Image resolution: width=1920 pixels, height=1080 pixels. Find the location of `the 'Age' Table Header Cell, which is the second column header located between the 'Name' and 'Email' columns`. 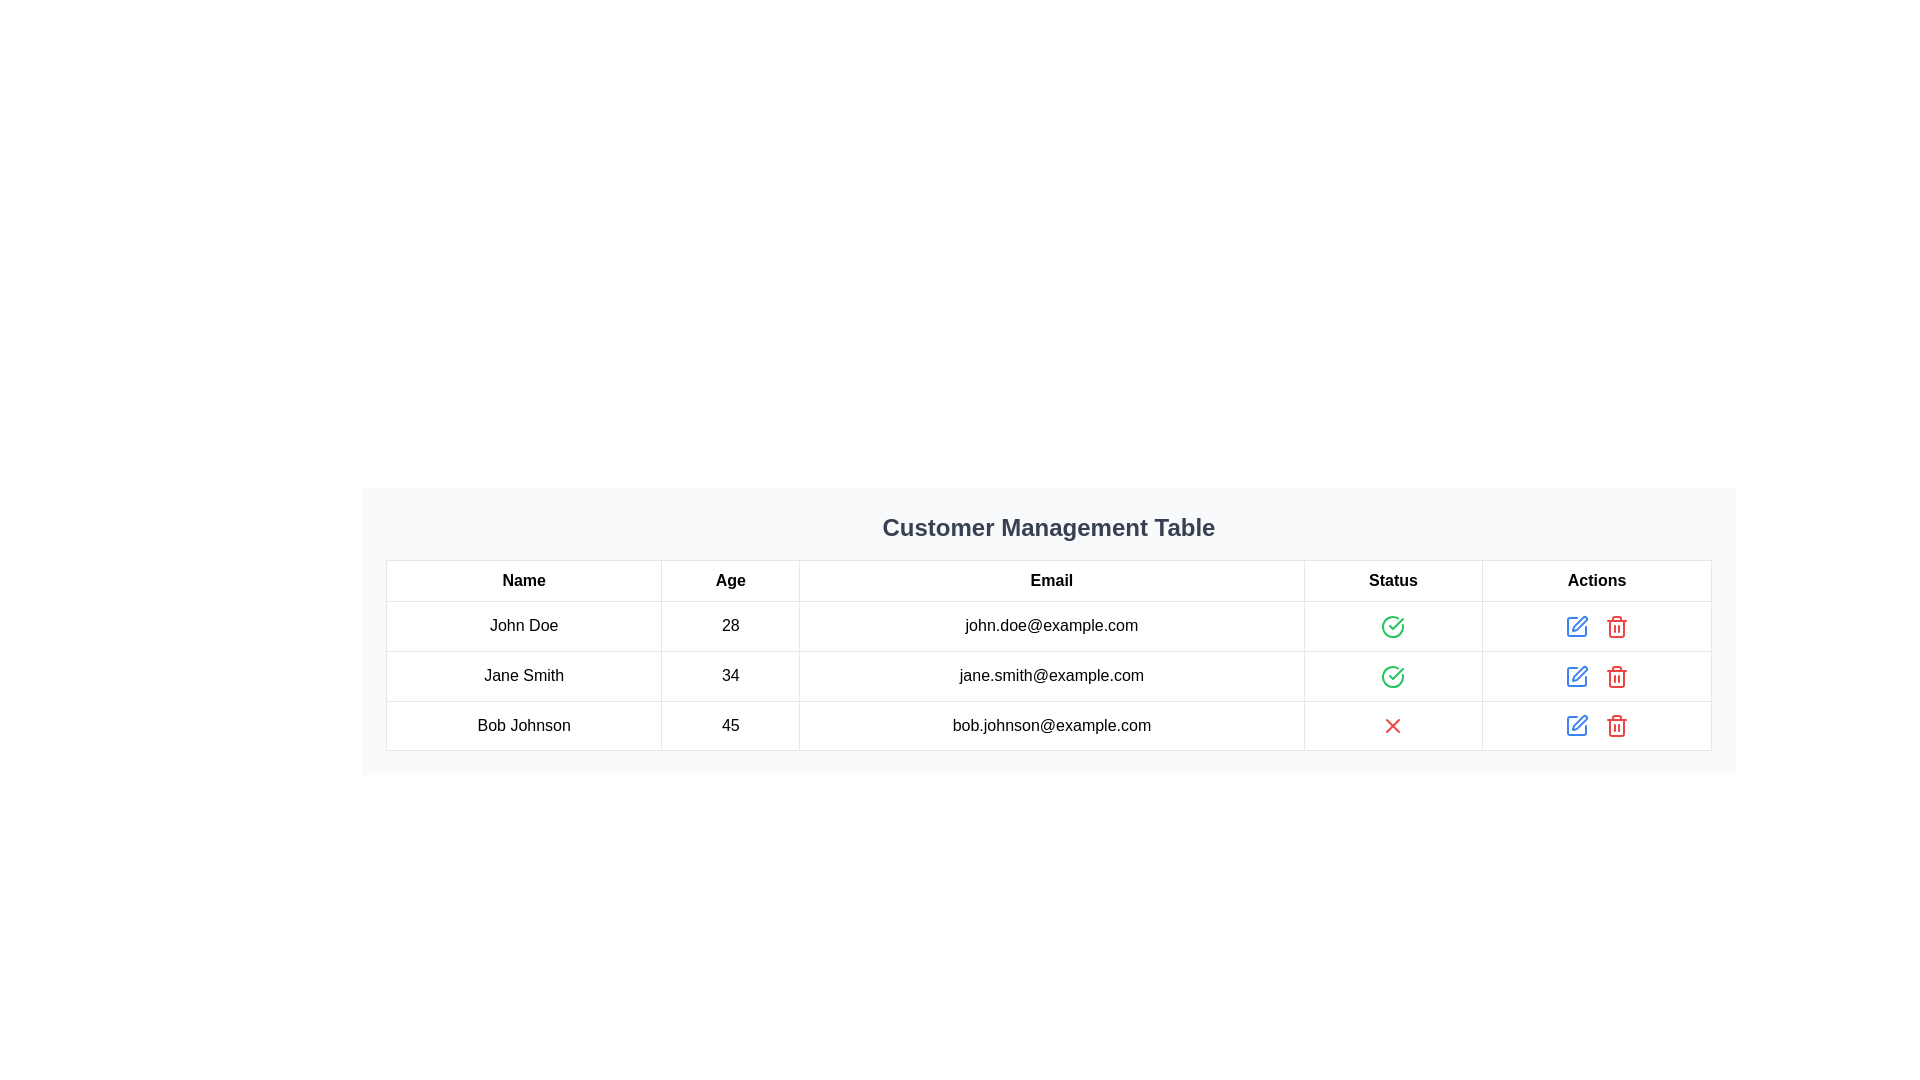

the 'Age' Table Header Cell, which is the second column header located between the 'Name' and 'Email' columns is located at coordinates (729, 581).